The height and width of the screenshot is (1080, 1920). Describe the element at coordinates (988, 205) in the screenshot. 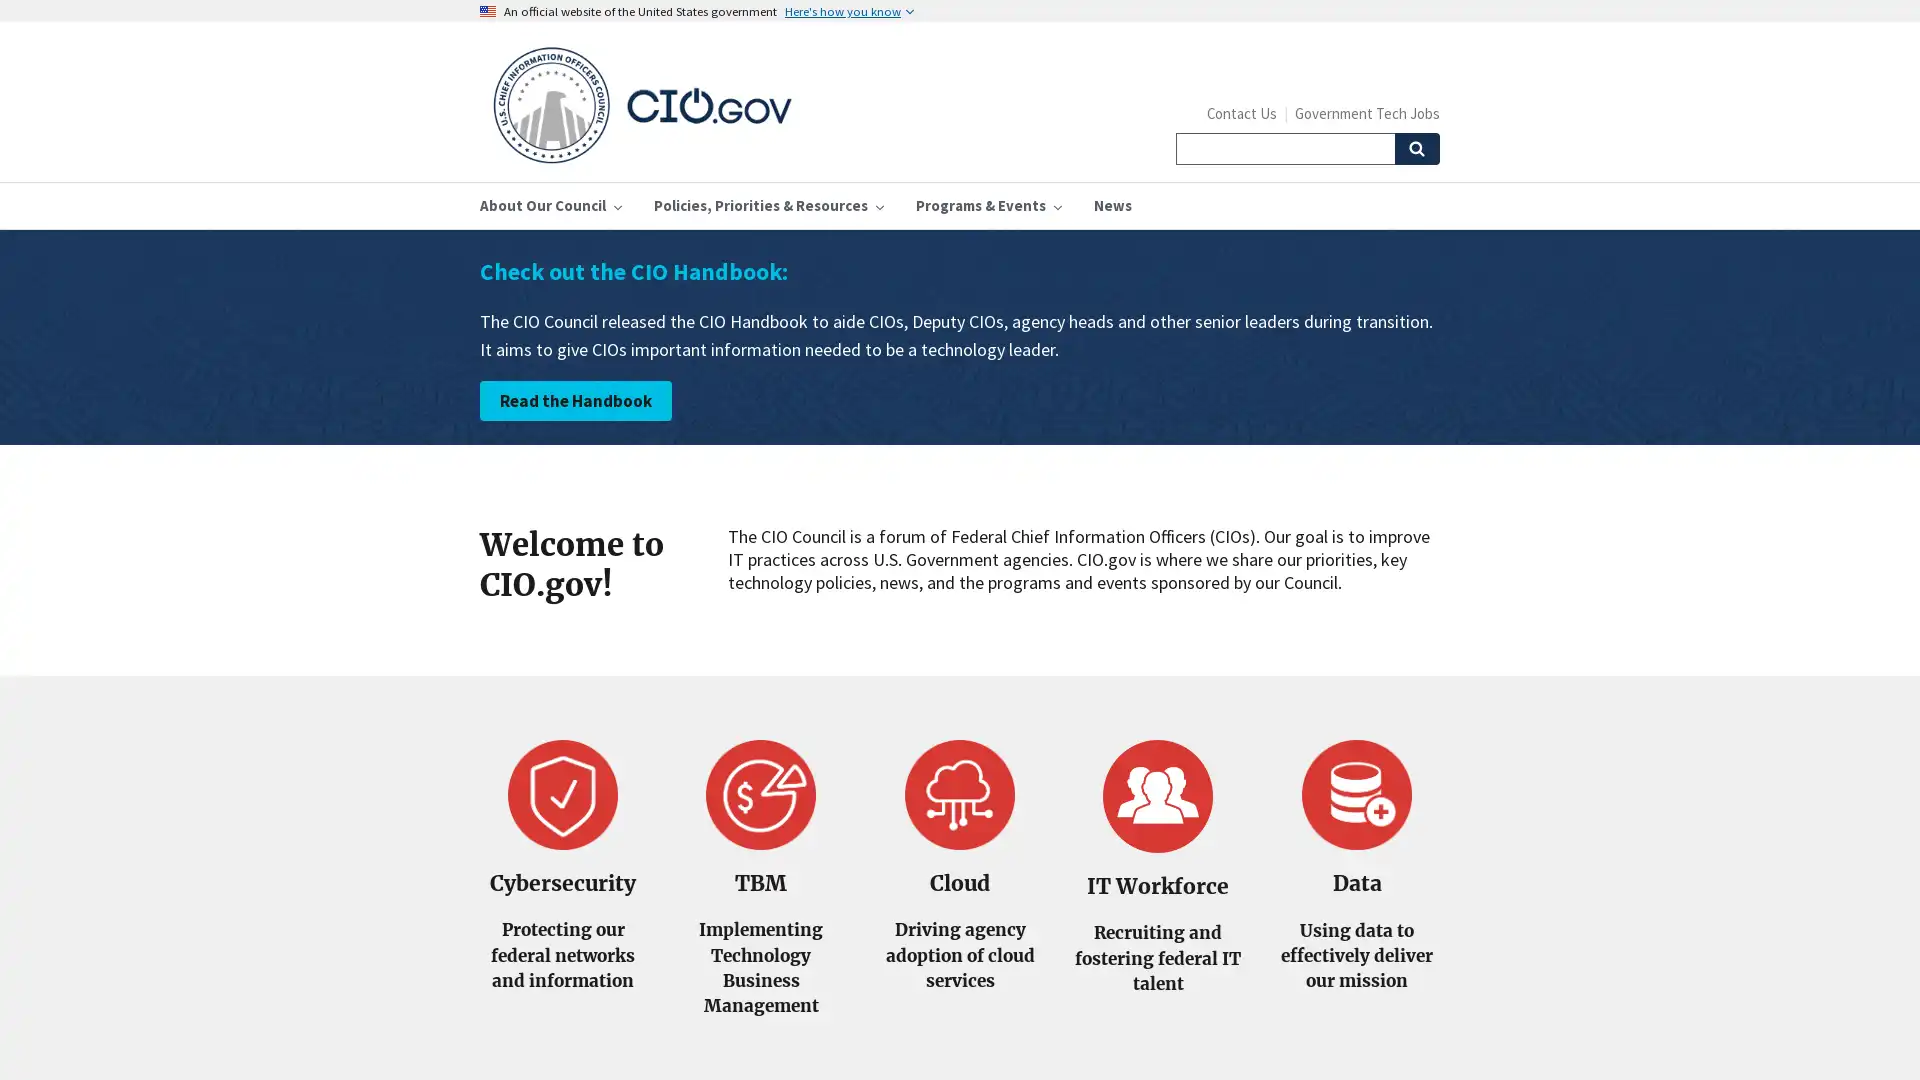

I see `Programs & Events` at that location.